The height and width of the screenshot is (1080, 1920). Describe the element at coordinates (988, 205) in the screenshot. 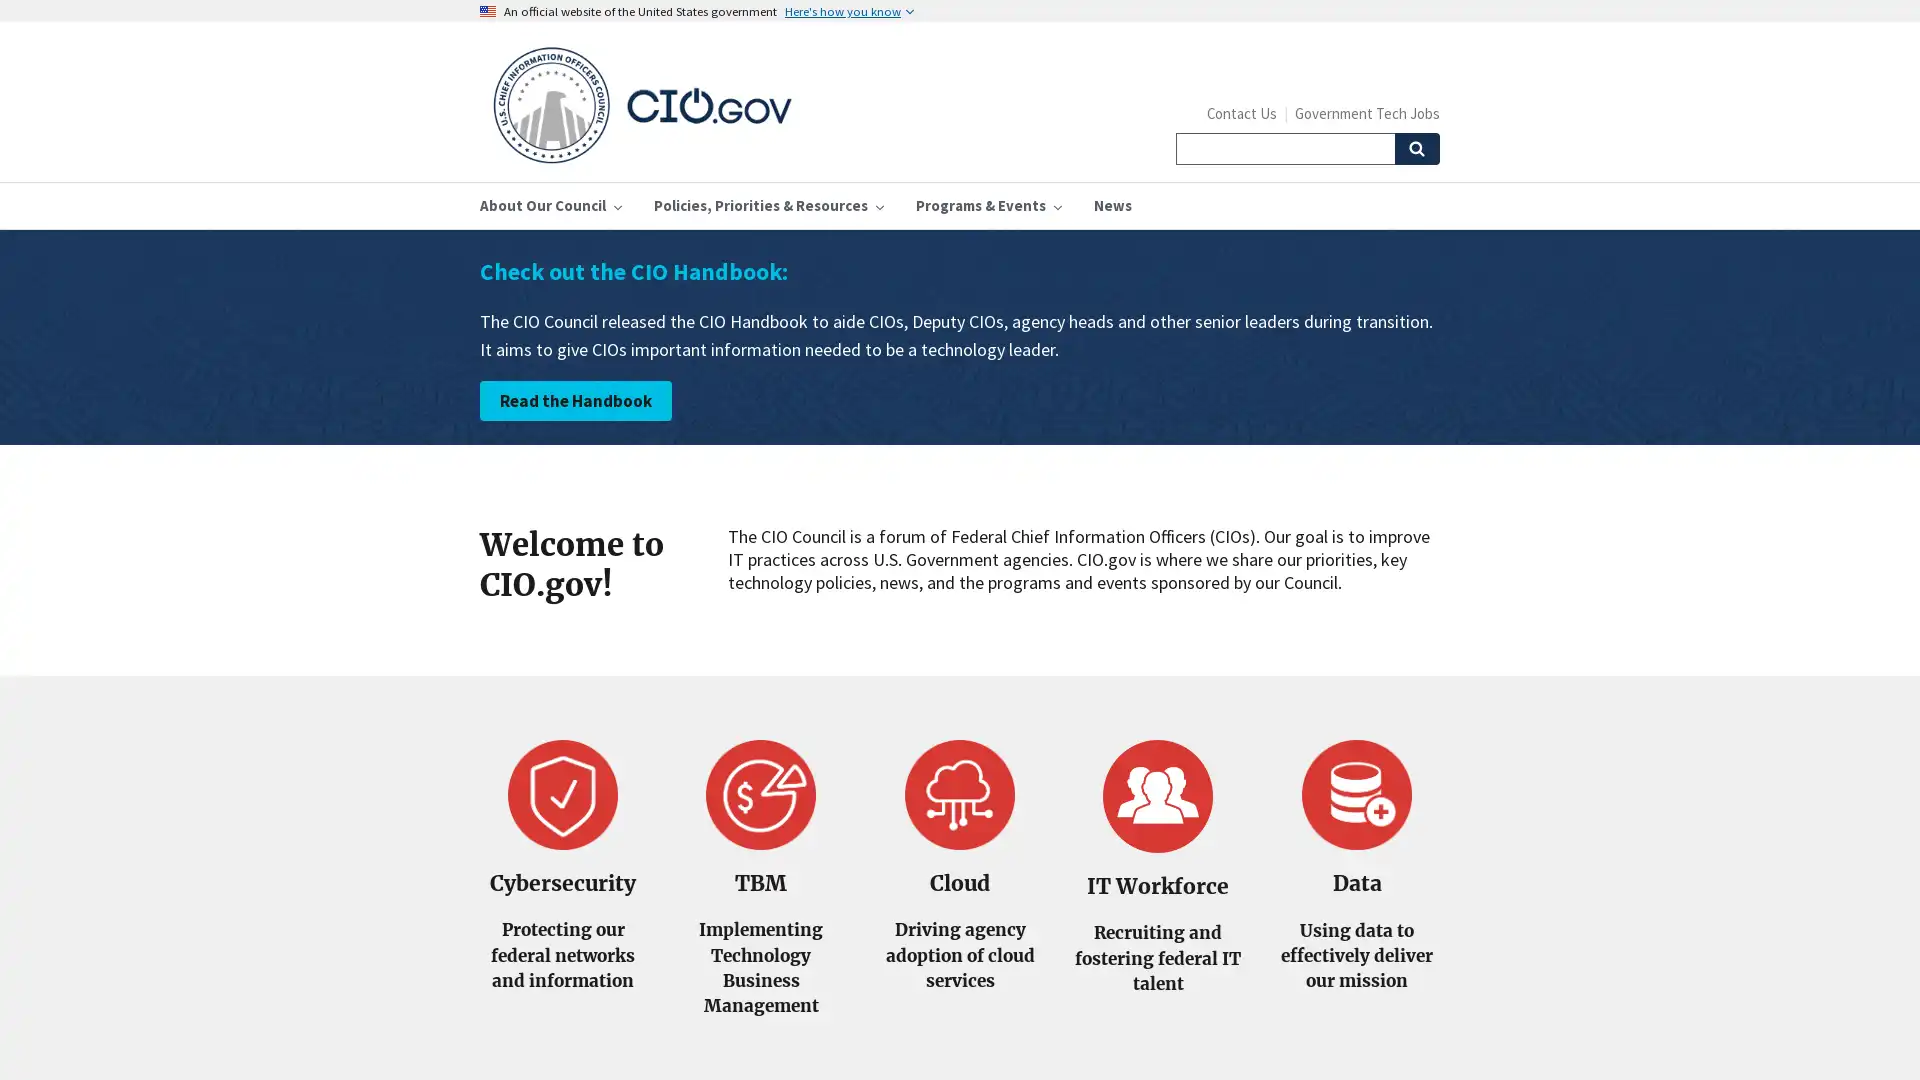

I see `Programs & Events` at that location.